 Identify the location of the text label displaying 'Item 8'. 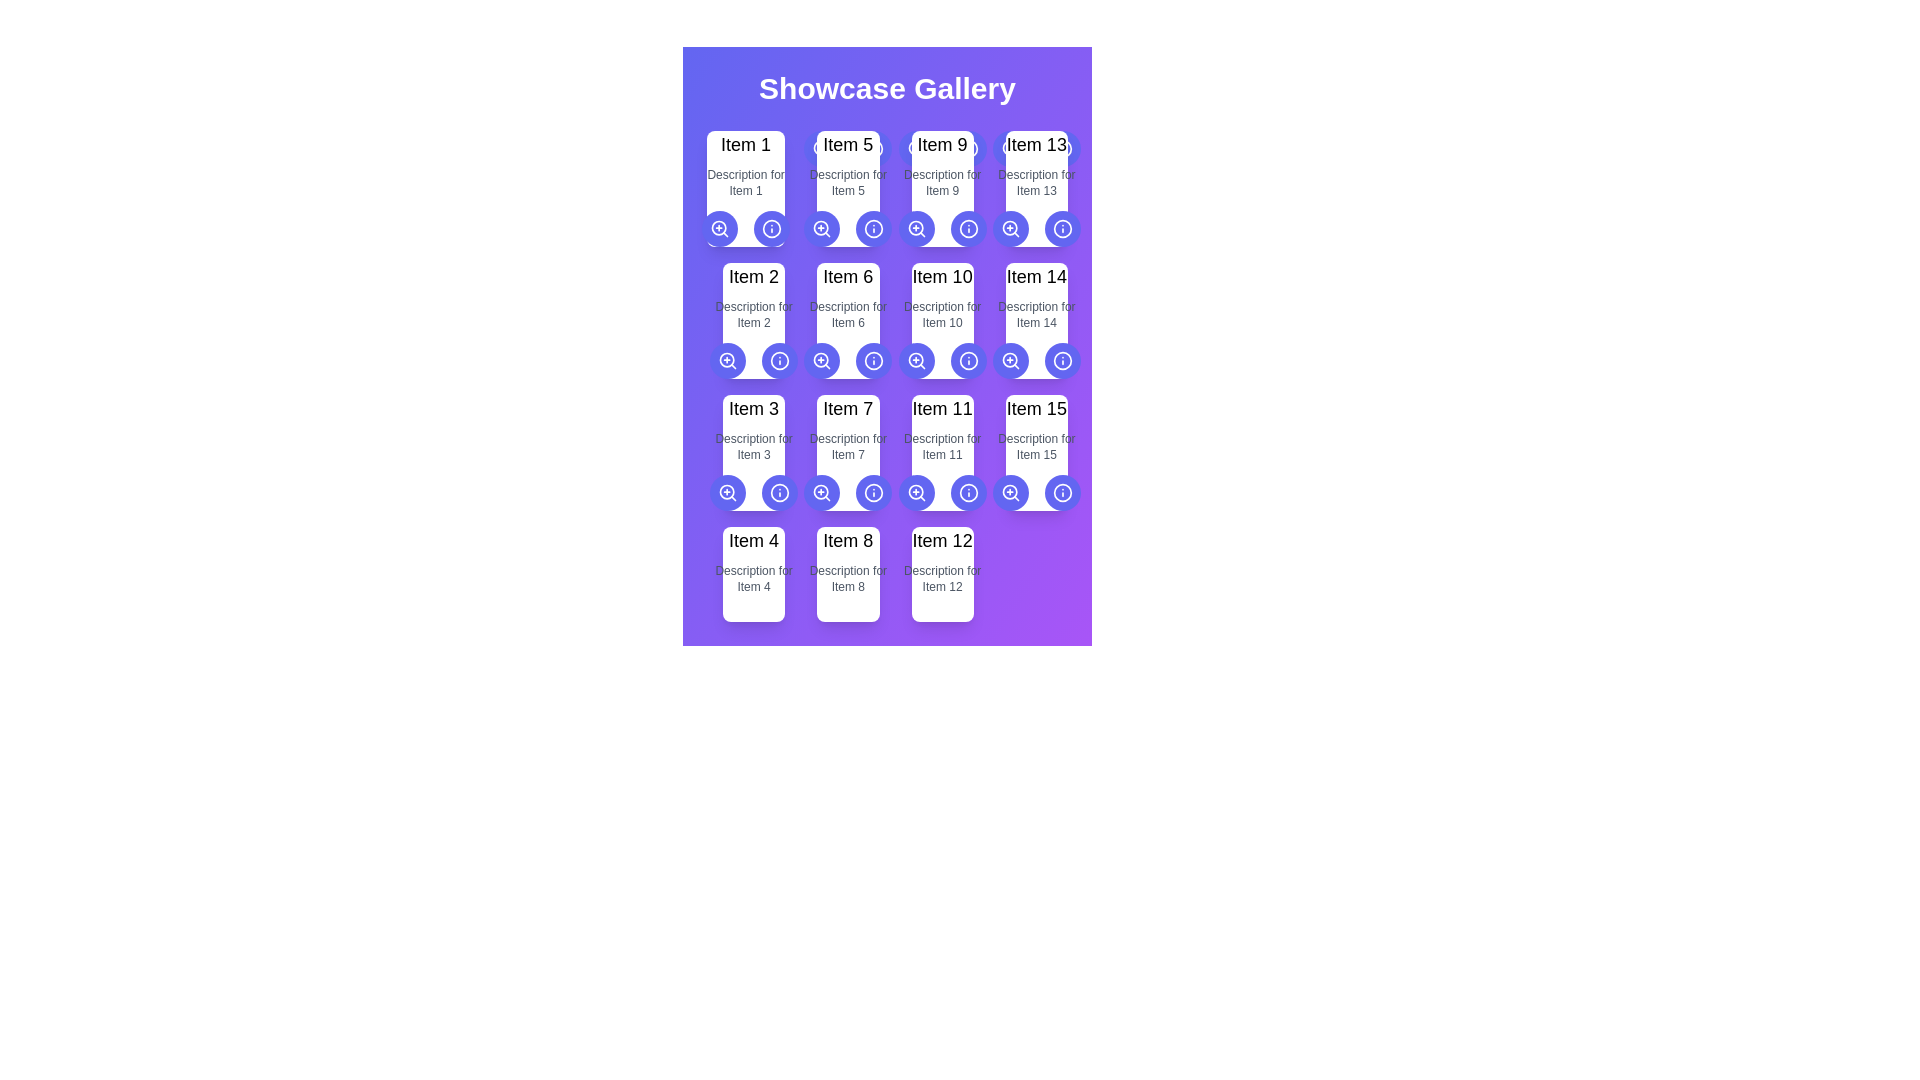
(848, 540).